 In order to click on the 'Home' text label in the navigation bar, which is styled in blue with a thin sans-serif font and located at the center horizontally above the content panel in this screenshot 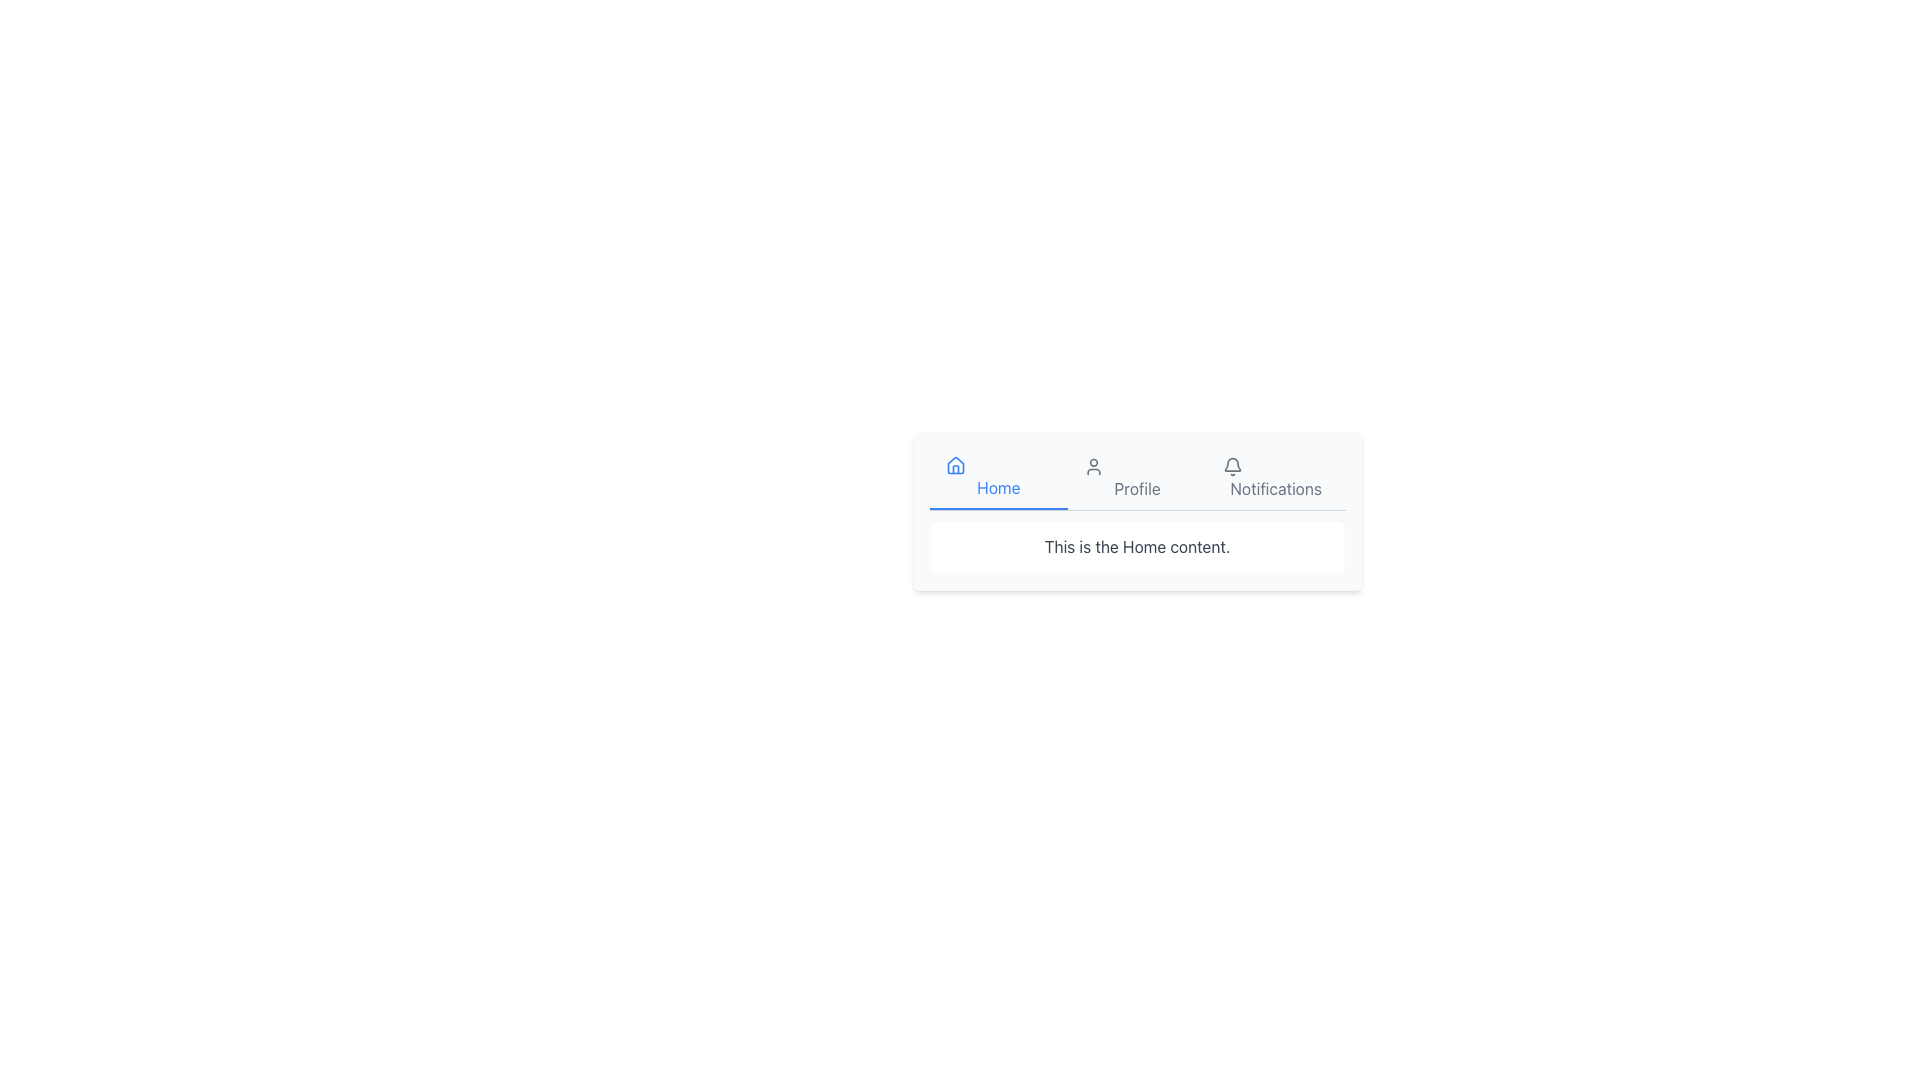, I will do `click(998, 488)`.